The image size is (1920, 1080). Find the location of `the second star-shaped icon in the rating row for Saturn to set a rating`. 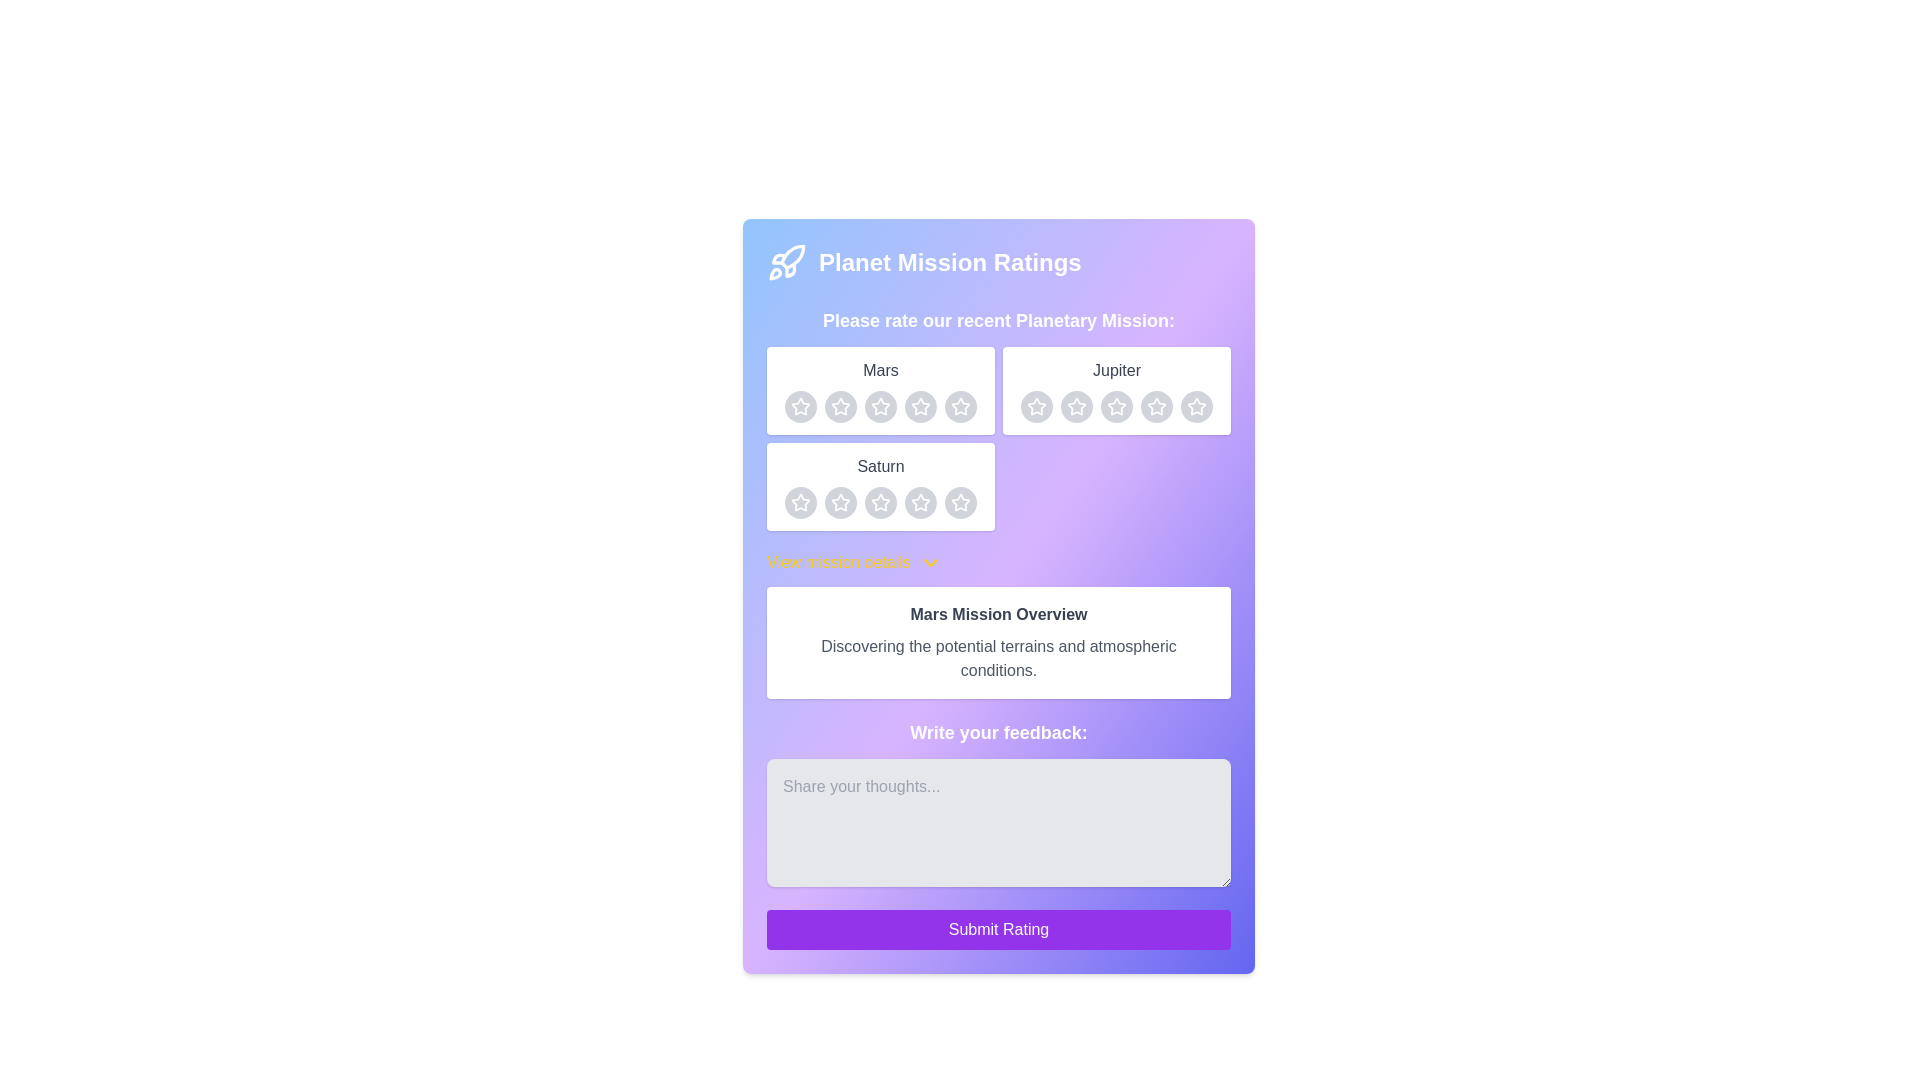

the second star-shaped icon in the rating row for Saturn to set a rating is located at coordinates (840, 501).